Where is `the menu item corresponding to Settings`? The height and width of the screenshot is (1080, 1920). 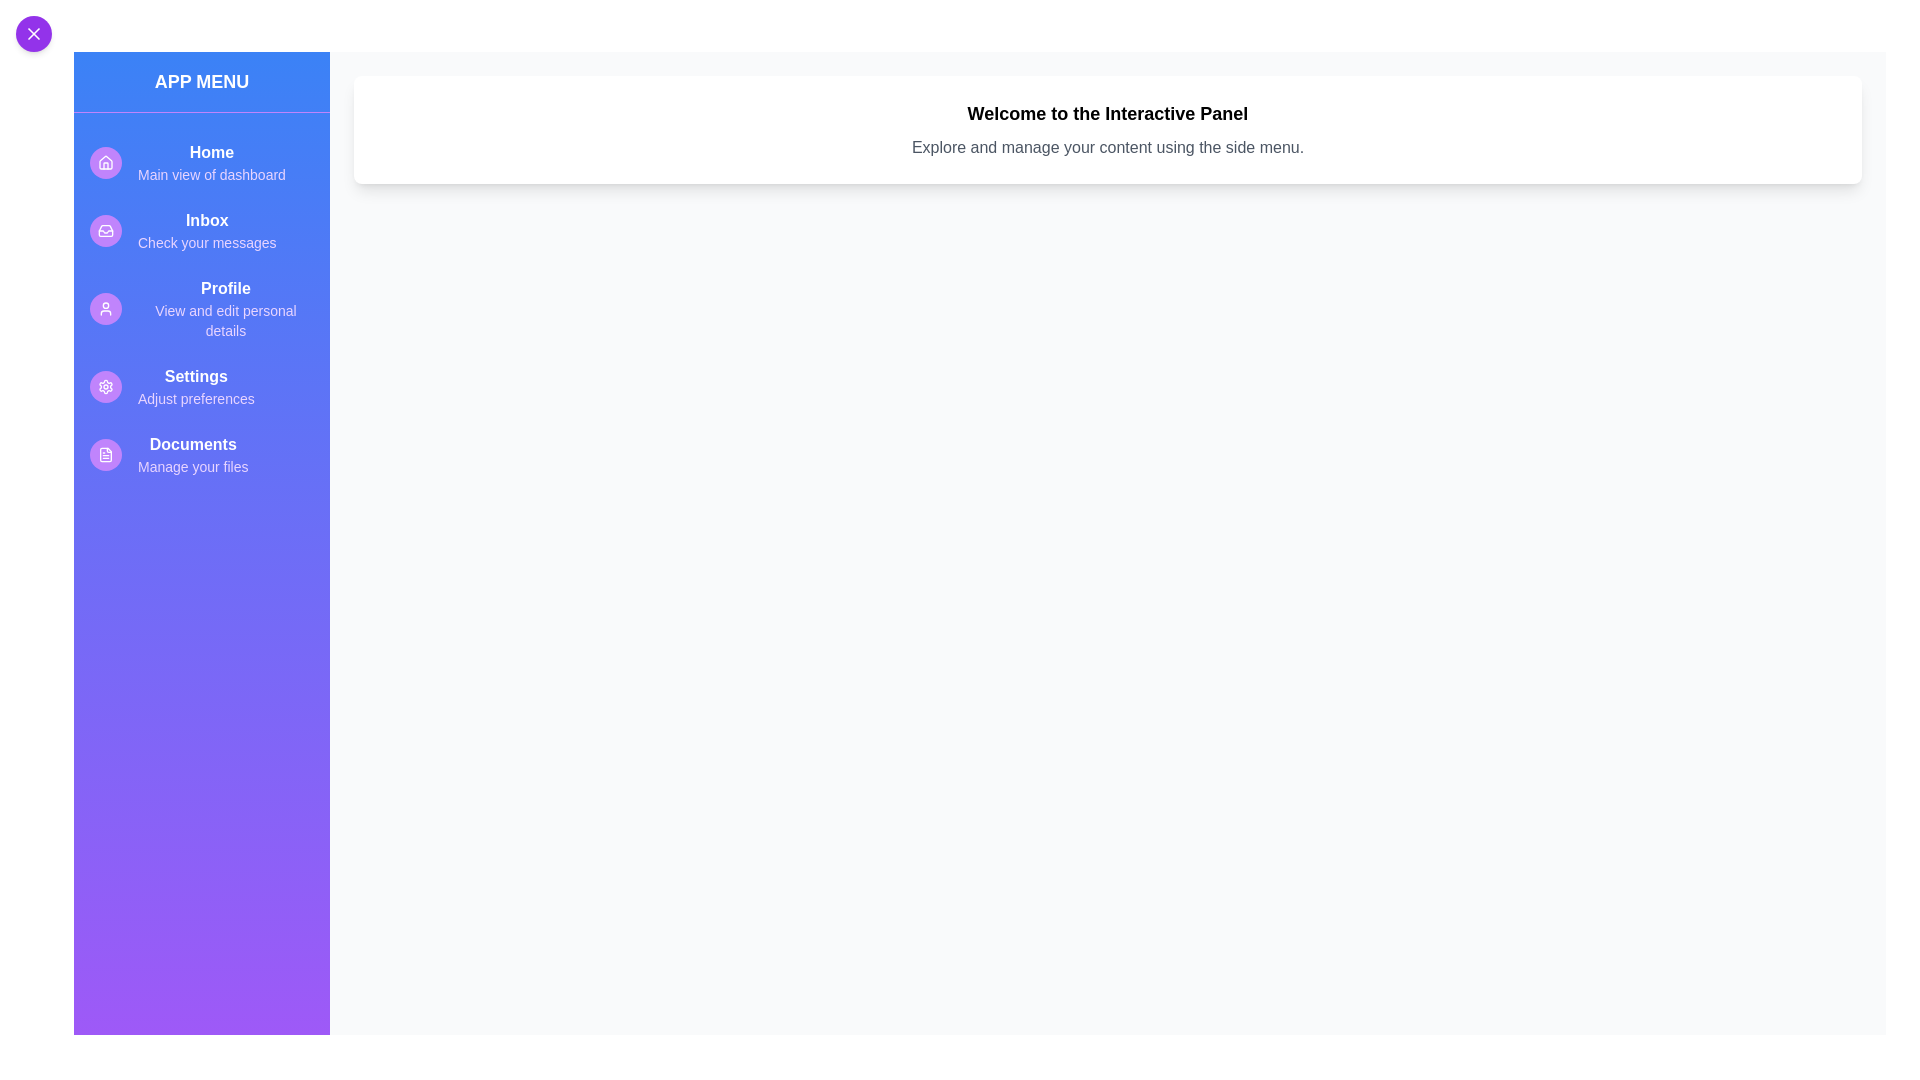
the menu item corresponding to Settings is located at coordinates (201, 386).